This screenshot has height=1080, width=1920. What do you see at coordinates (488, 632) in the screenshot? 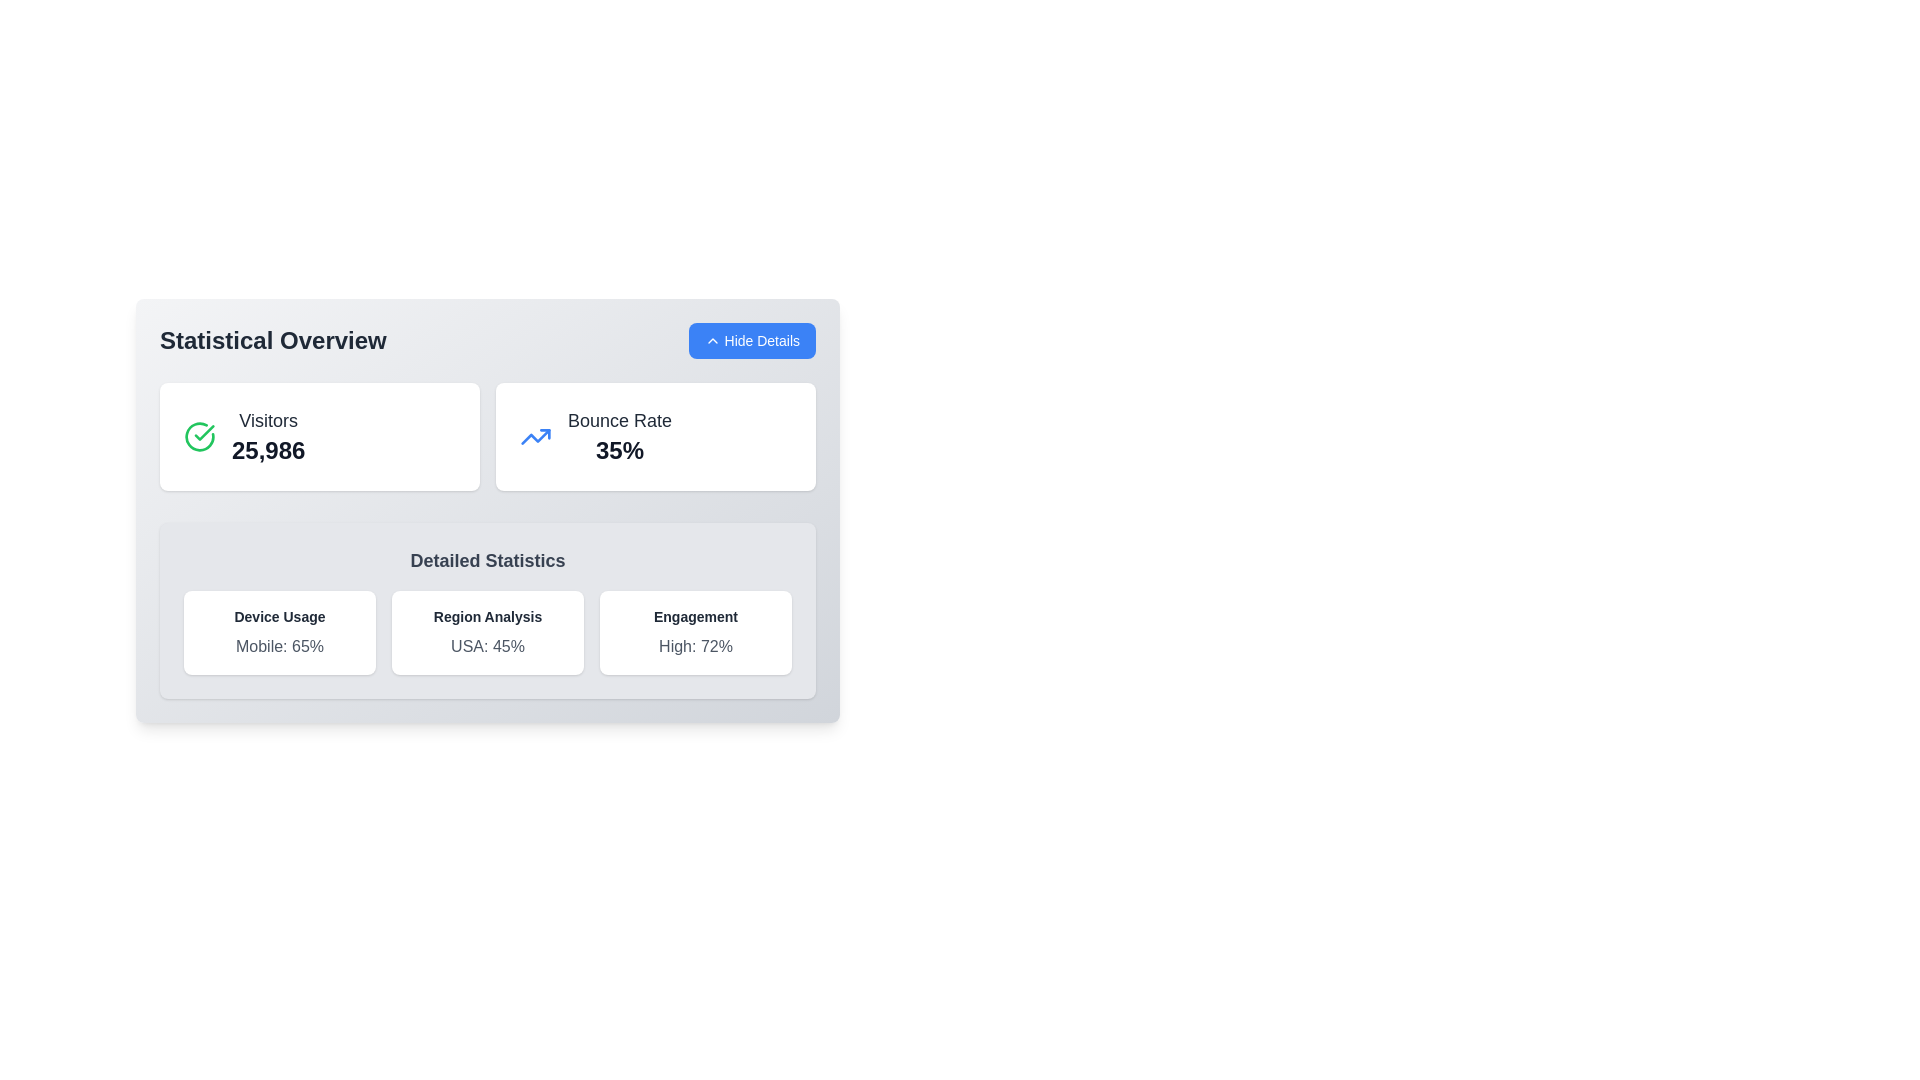
I see `statistical data displayed on the Information card, which shows 'USA: 45%.' This card is located in the center of a three-column layout under the 'Detailed Statistics' section, flanked by 'Device Usage' on the left and 'Engagement' on the right` at bounding box center [488, 632].